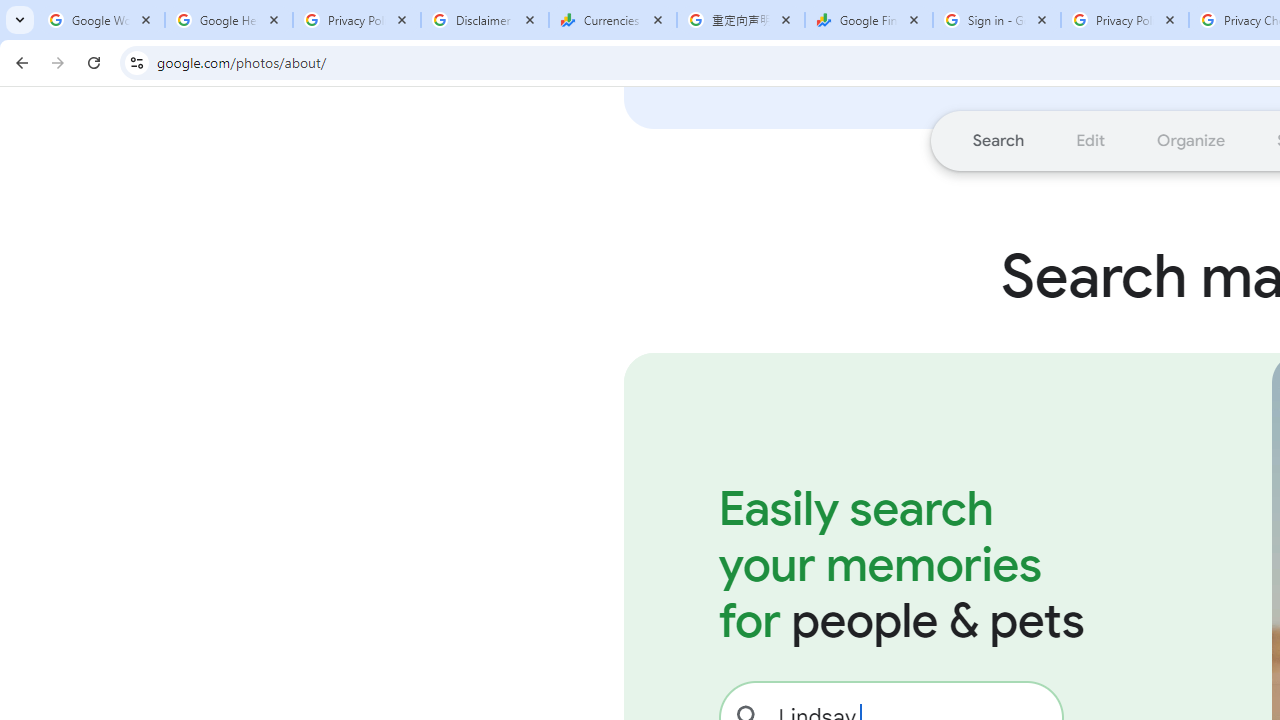  What do you see at coordinates (998, 139) in the screenshot?
I see `'Go to section: Search'` at bounding box center [998, 139].